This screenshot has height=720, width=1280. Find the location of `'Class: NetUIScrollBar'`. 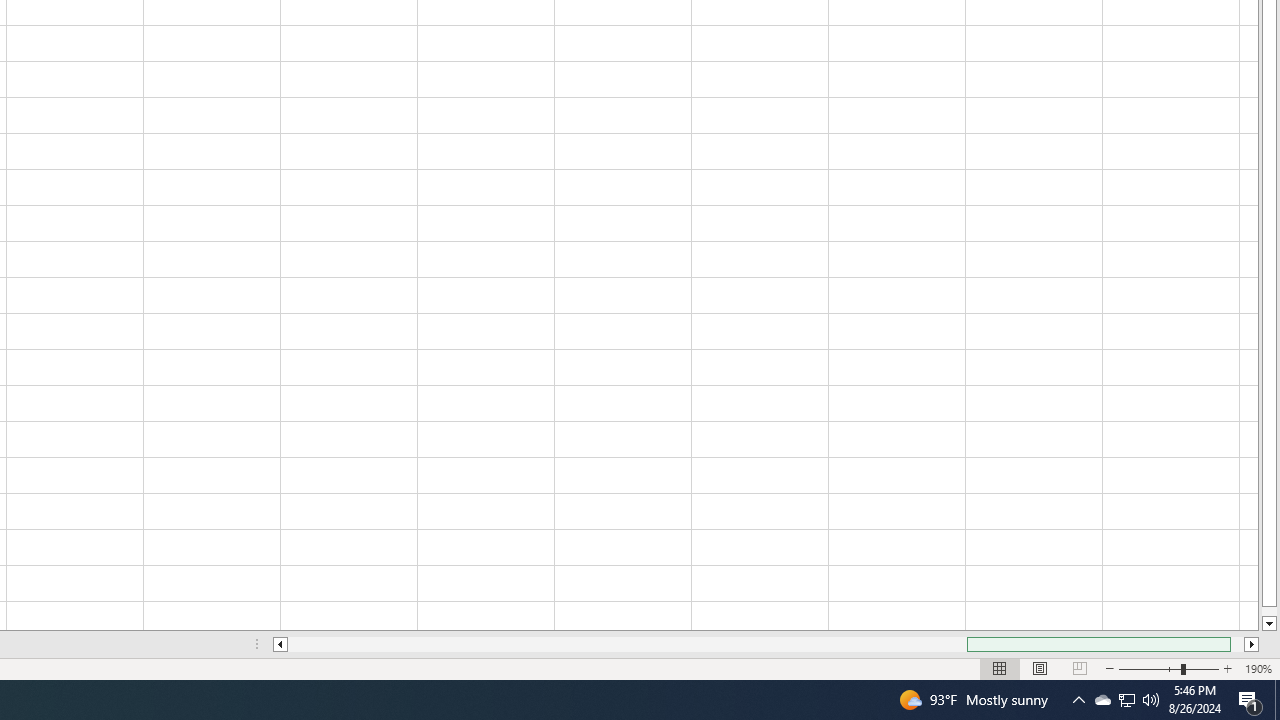

'Class: NetUIScrollBar' is located at coordinates (765, 644).